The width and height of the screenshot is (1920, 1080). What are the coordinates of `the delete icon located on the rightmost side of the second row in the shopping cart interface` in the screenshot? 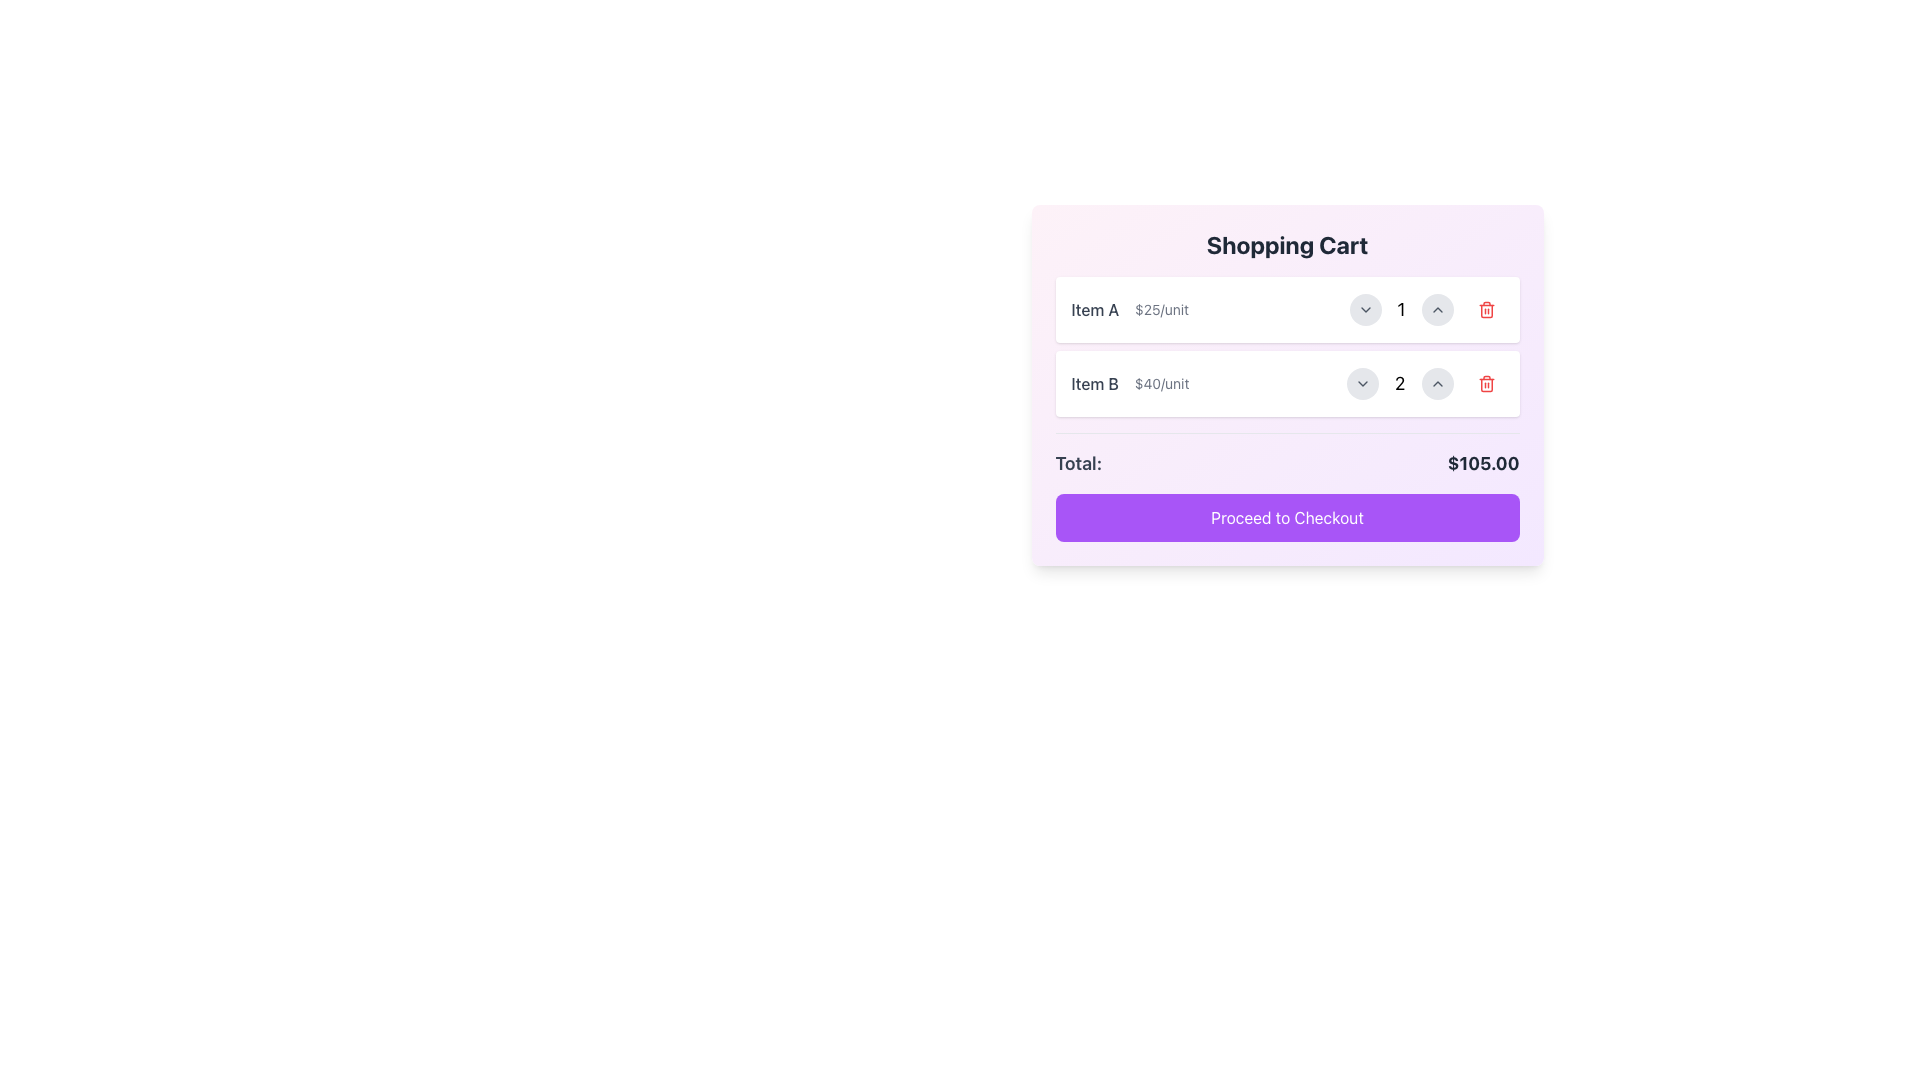 It's located at (1486, 384).